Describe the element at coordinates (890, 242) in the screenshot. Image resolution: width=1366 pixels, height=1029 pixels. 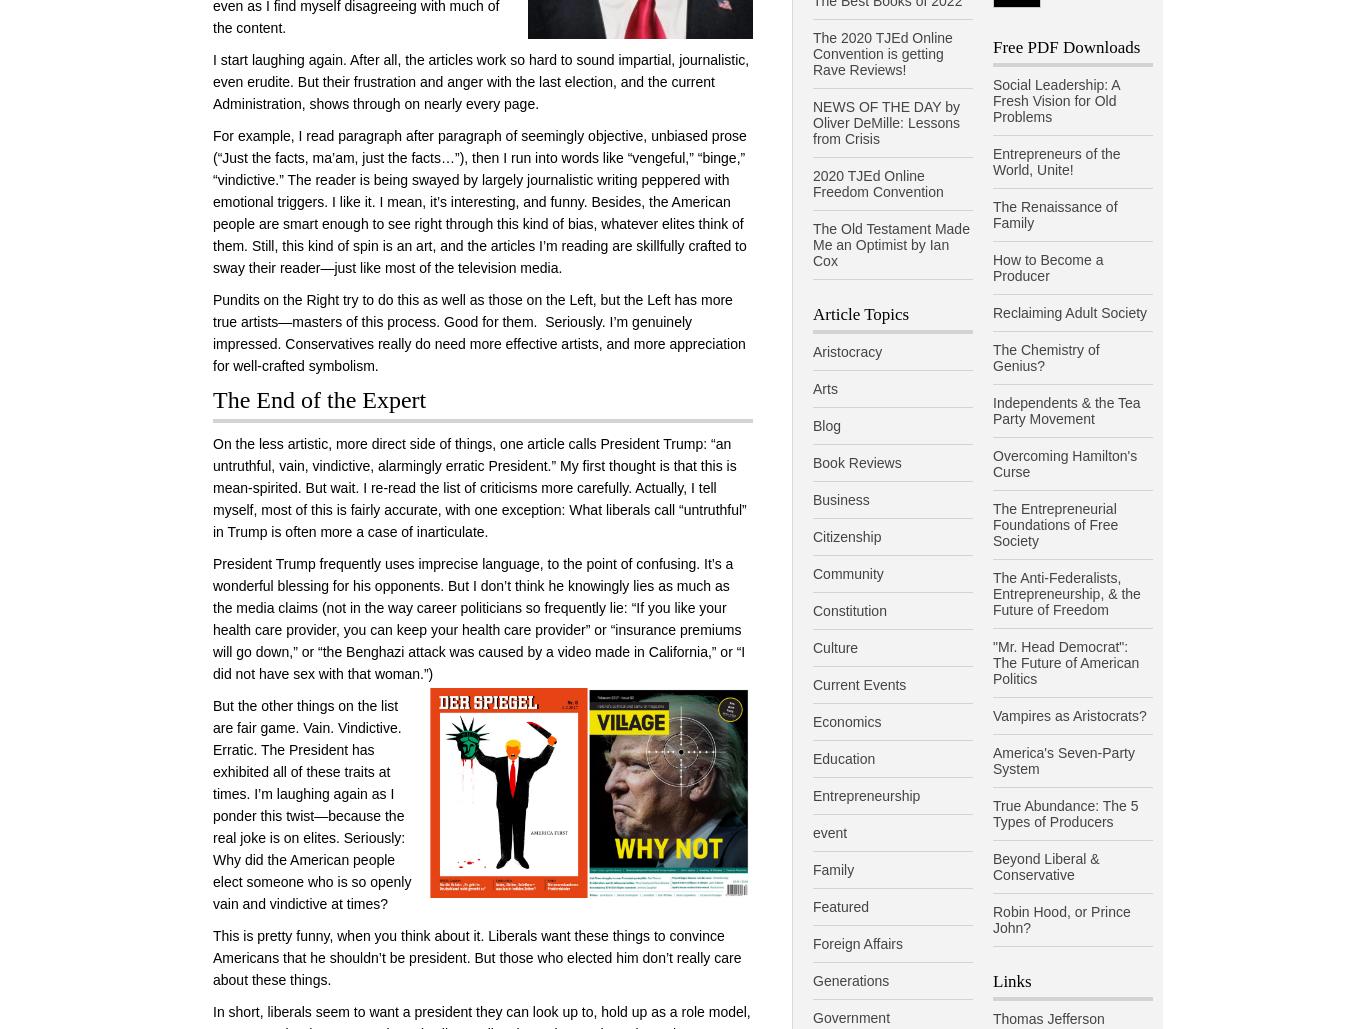
I see `'The Old Testament Made Me an Optimist by Ian Cox'` at that location.